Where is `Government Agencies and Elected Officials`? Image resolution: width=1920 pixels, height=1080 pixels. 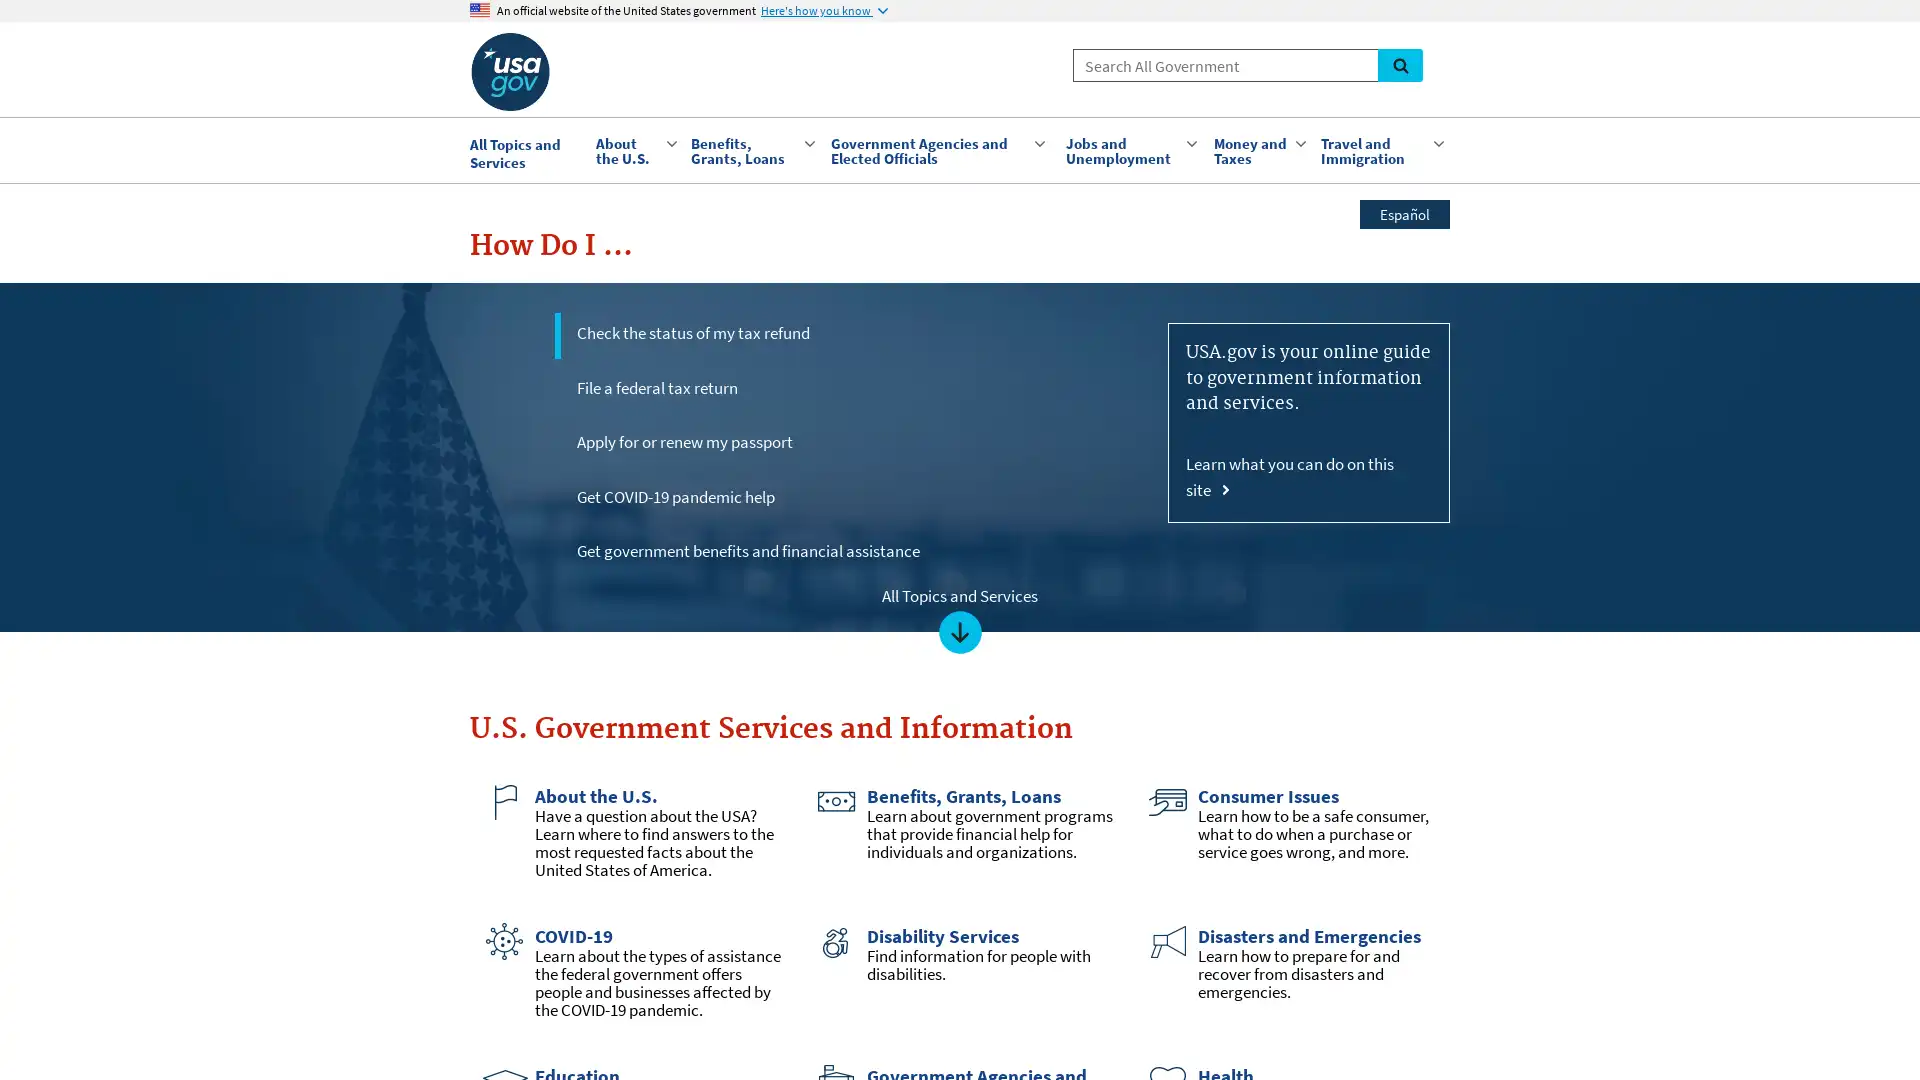 Government Agencies and Elected Officials is located at coordinates (936, 149).